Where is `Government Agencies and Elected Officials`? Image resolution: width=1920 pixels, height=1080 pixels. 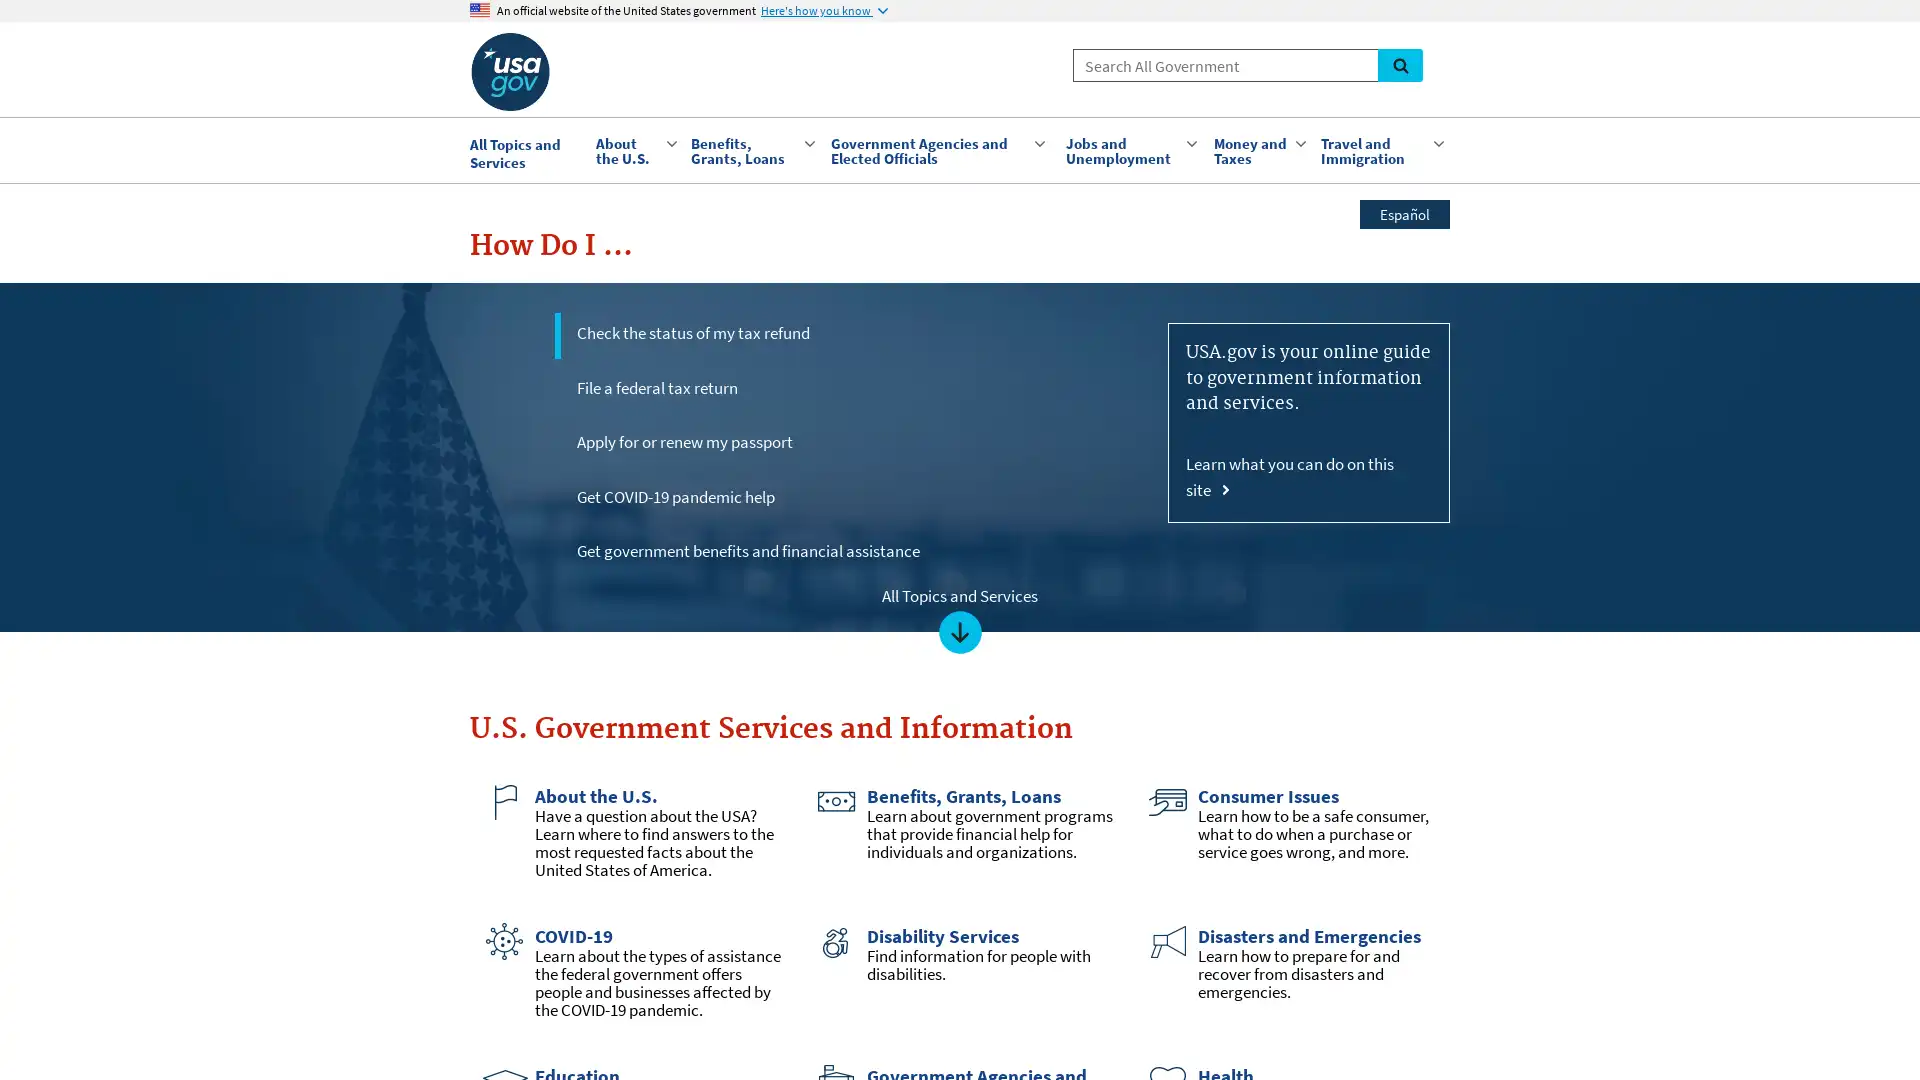 Government Agencies and Elected Officials is located at coordinates (936, 149).